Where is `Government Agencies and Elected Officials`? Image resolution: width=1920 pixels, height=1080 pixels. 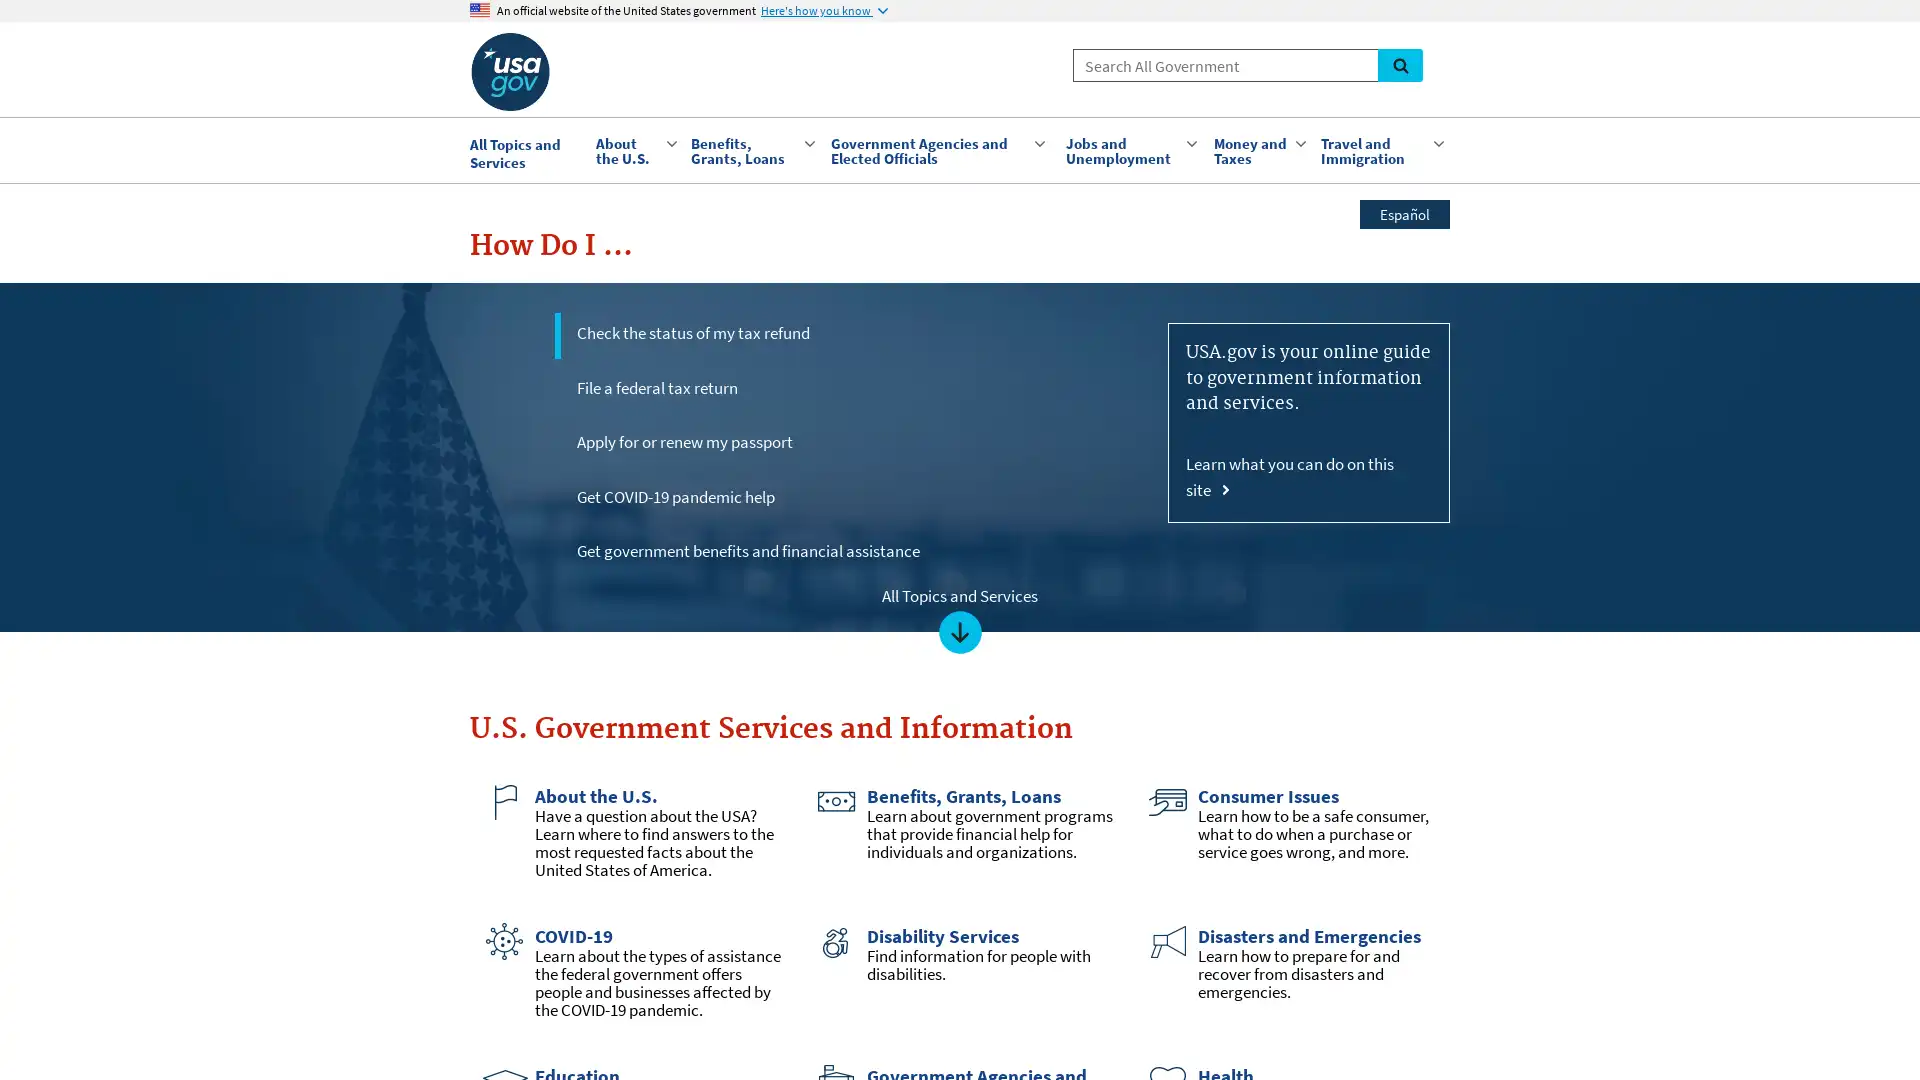 Government Agencies and Elected Officials is located at coordinates (936, 149).